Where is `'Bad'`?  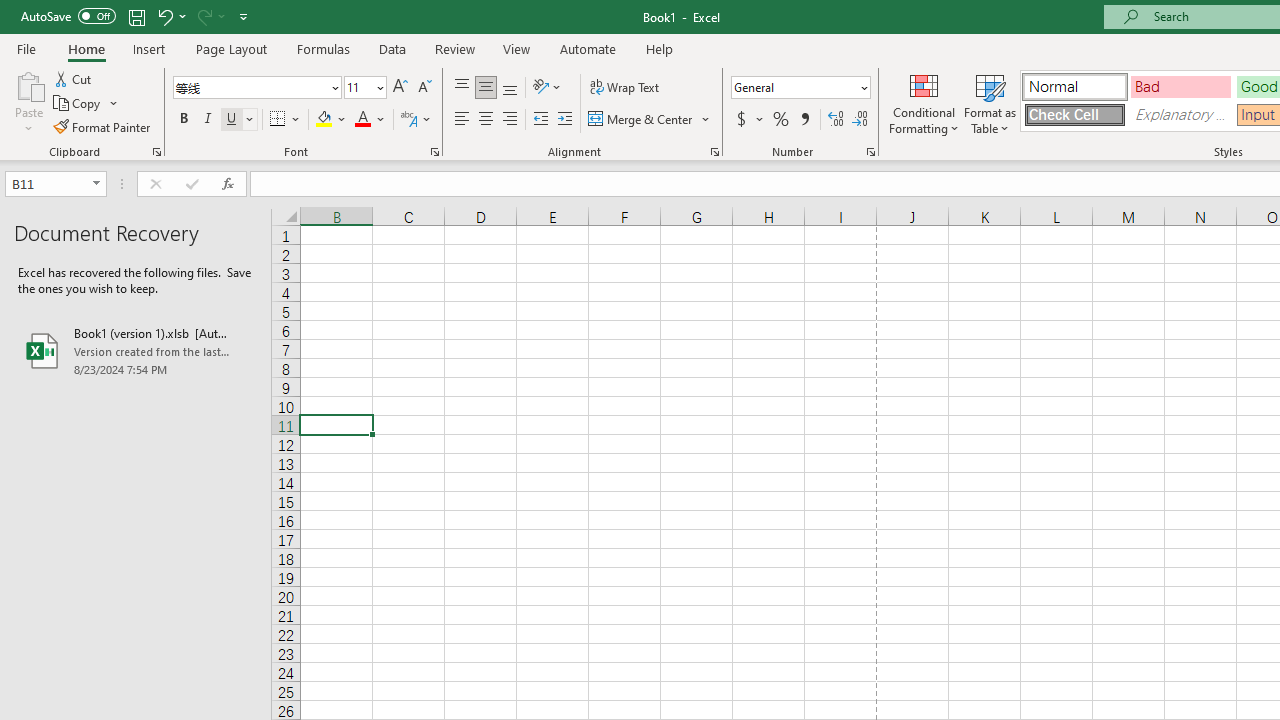 'Bad' is located at coordinates (1180, 85).